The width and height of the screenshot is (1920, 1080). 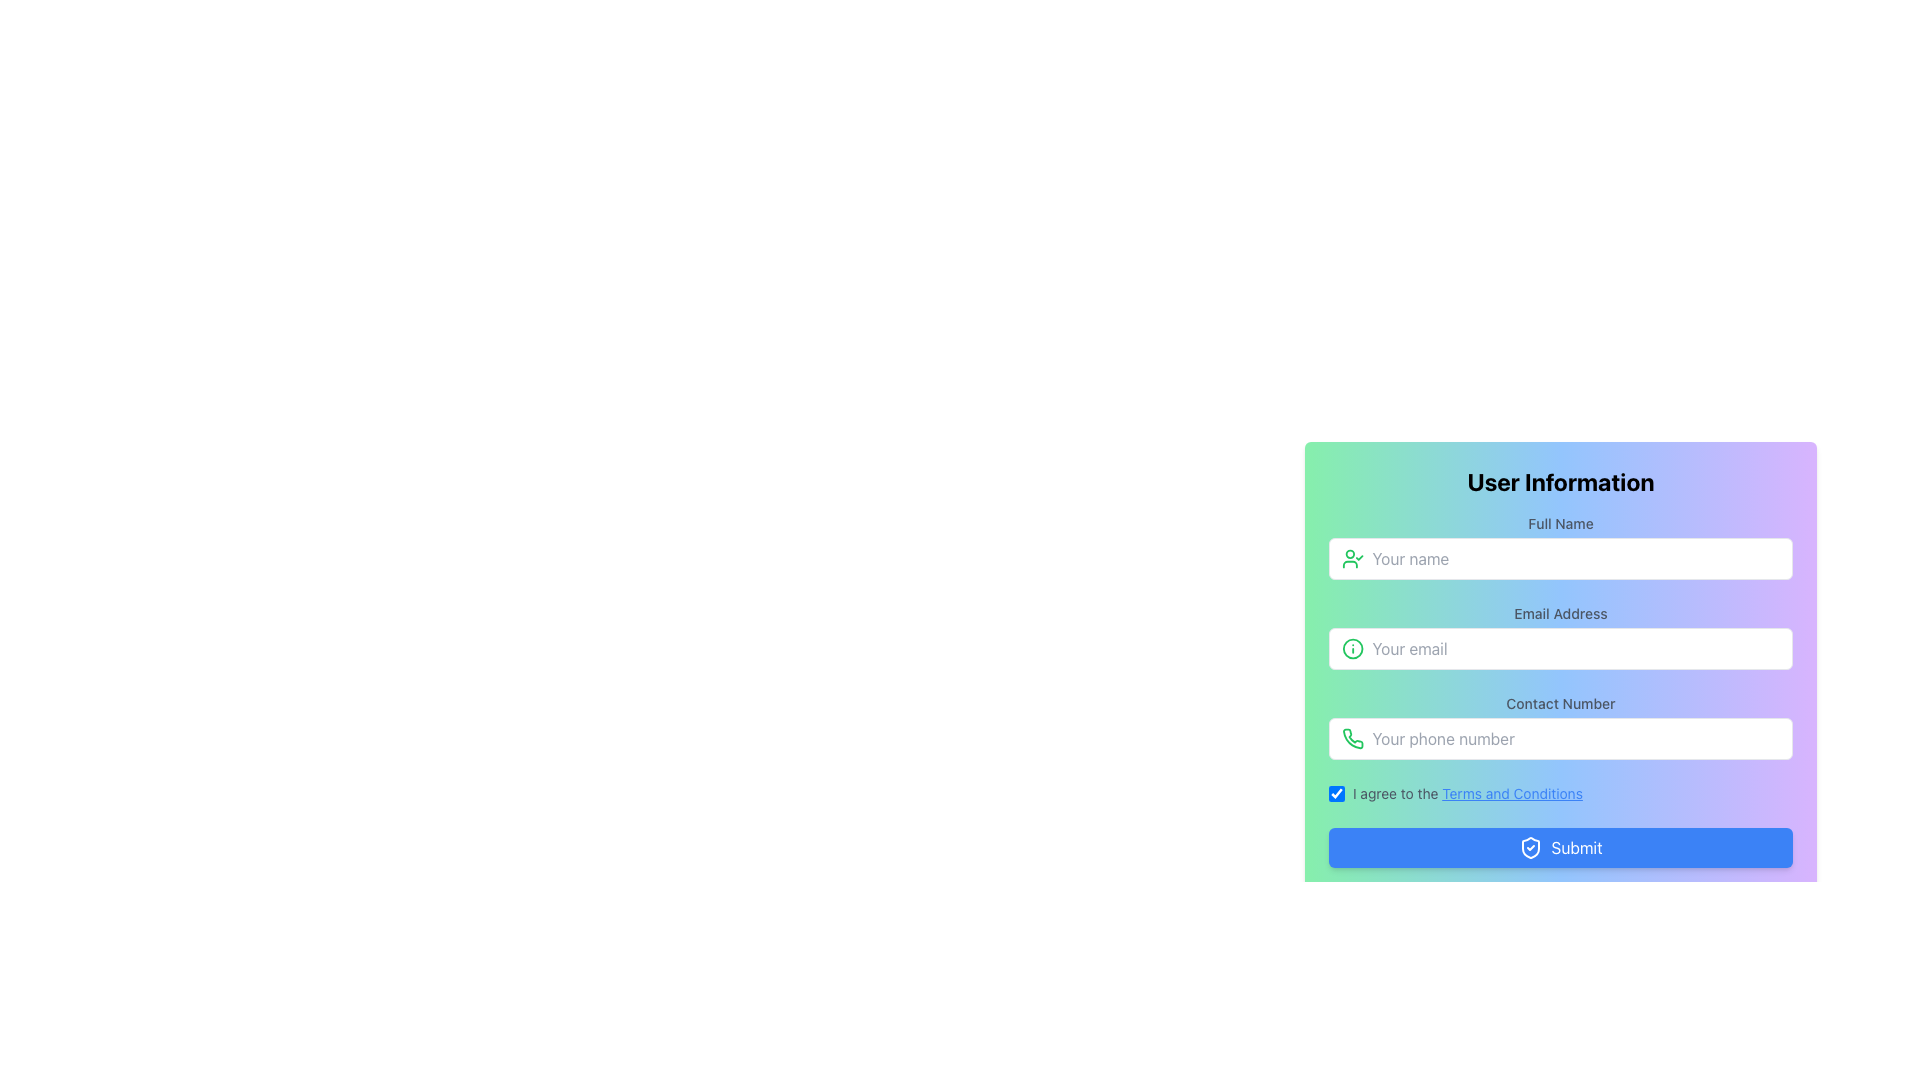 What do you see at coordinates (1512, 792) in the screenshot?
I see `the hyperlink located after the checkbox with the text 'I agree to the'` at bounding box center [1512, 792].